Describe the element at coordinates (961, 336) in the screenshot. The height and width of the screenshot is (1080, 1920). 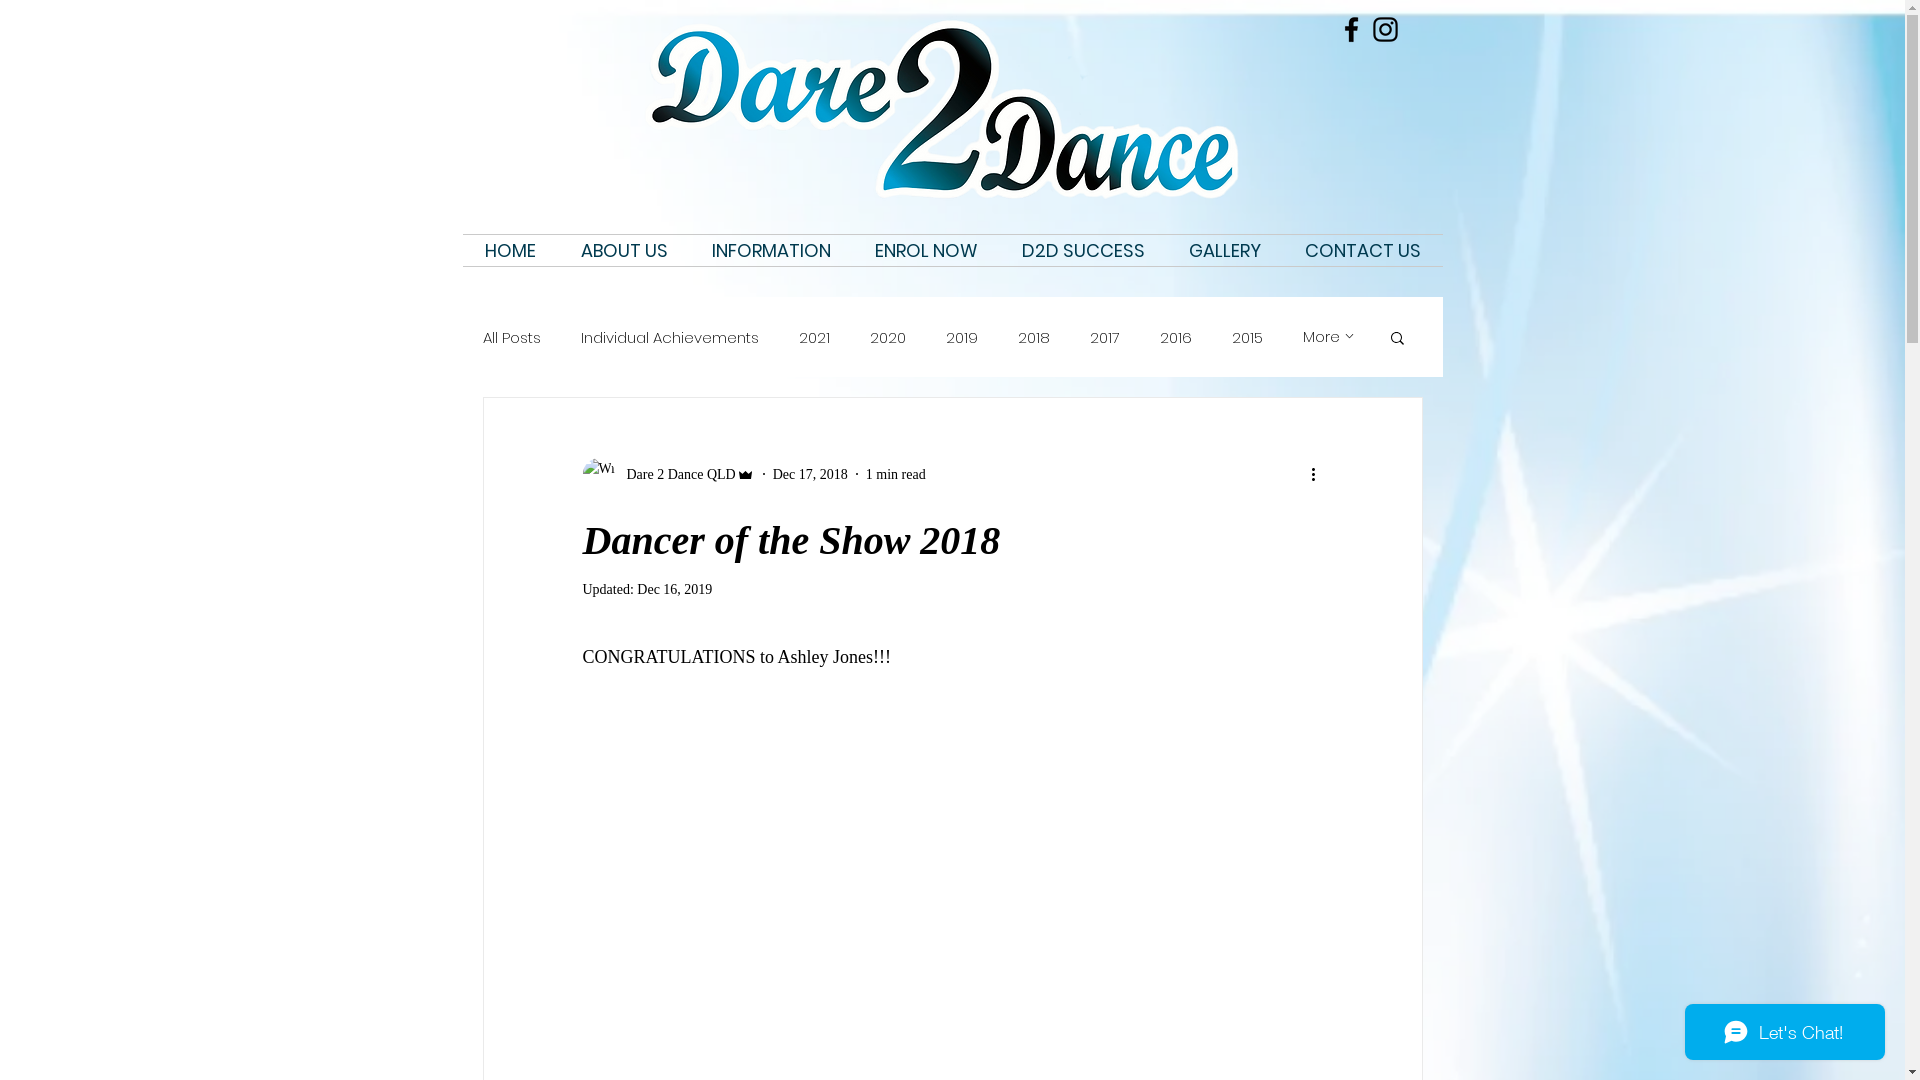
I see `'2019'` at that location.